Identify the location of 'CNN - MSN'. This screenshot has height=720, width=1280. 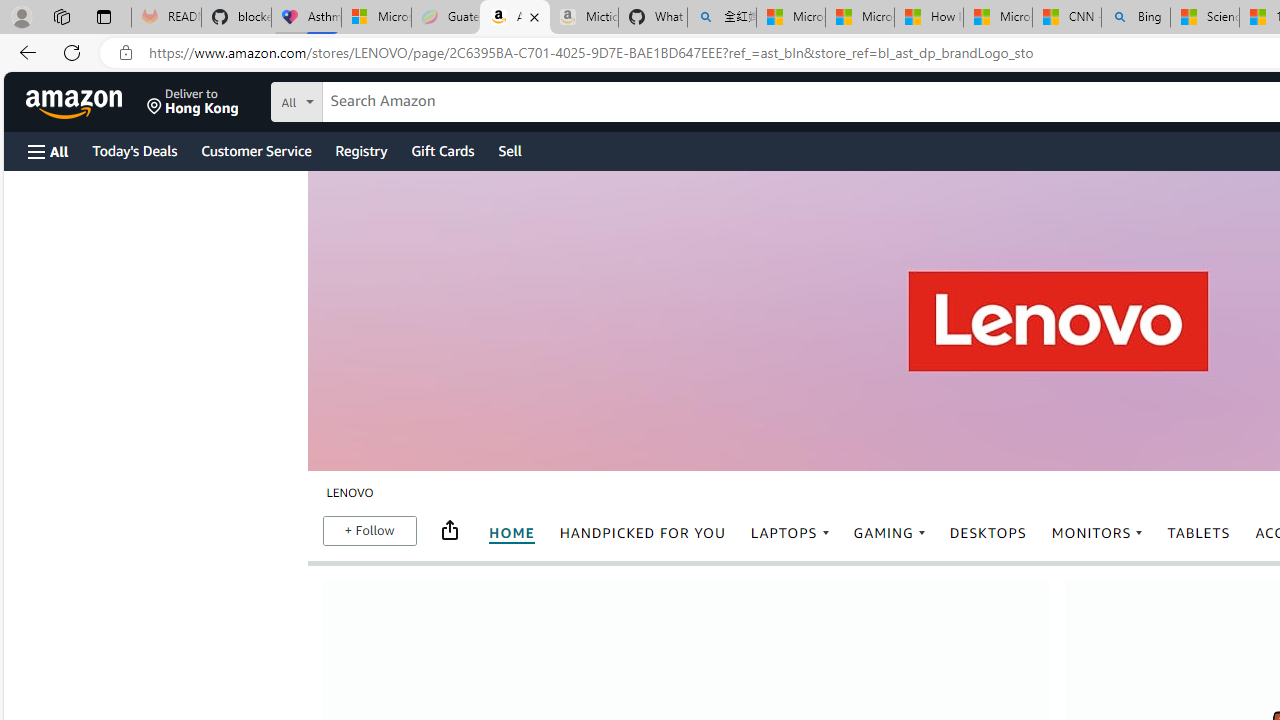
(1065, 17).